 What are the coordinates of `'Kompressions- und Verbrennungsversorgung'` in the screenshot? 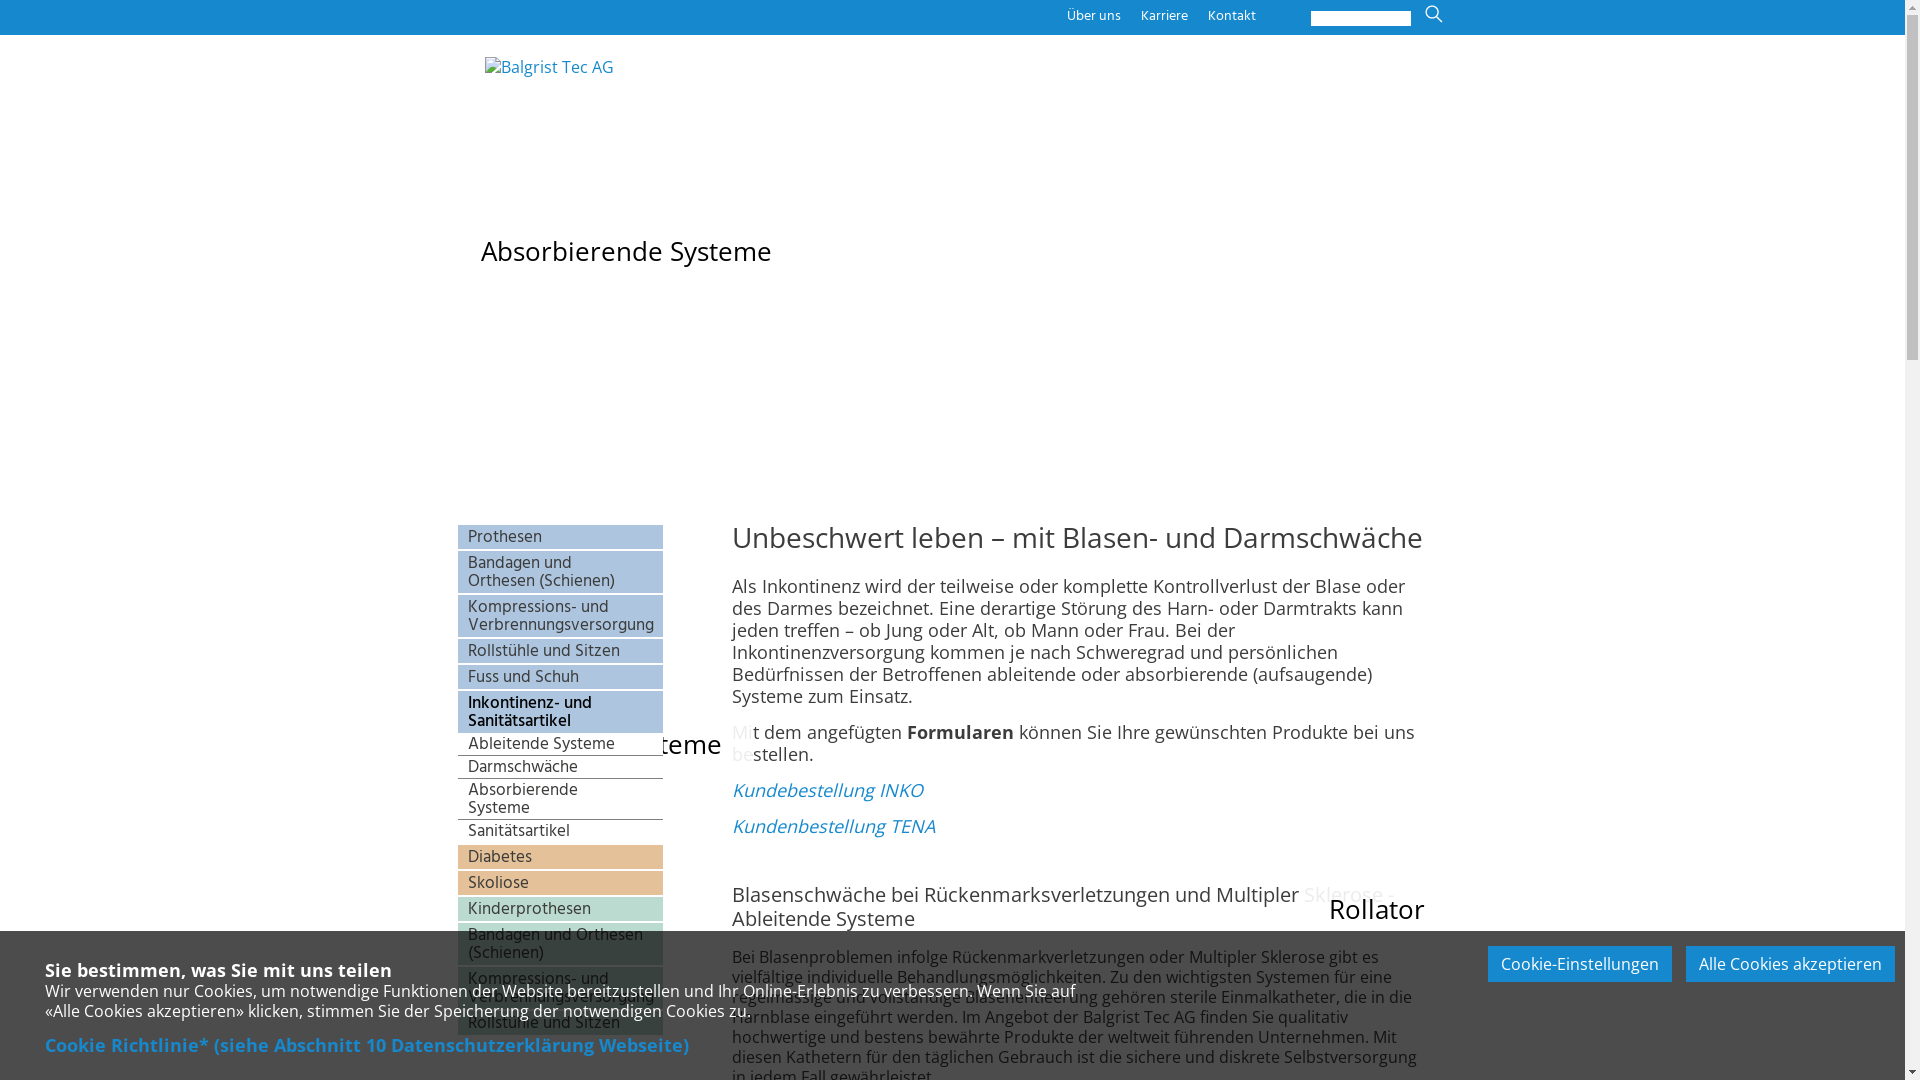 It's located at (560, 986).